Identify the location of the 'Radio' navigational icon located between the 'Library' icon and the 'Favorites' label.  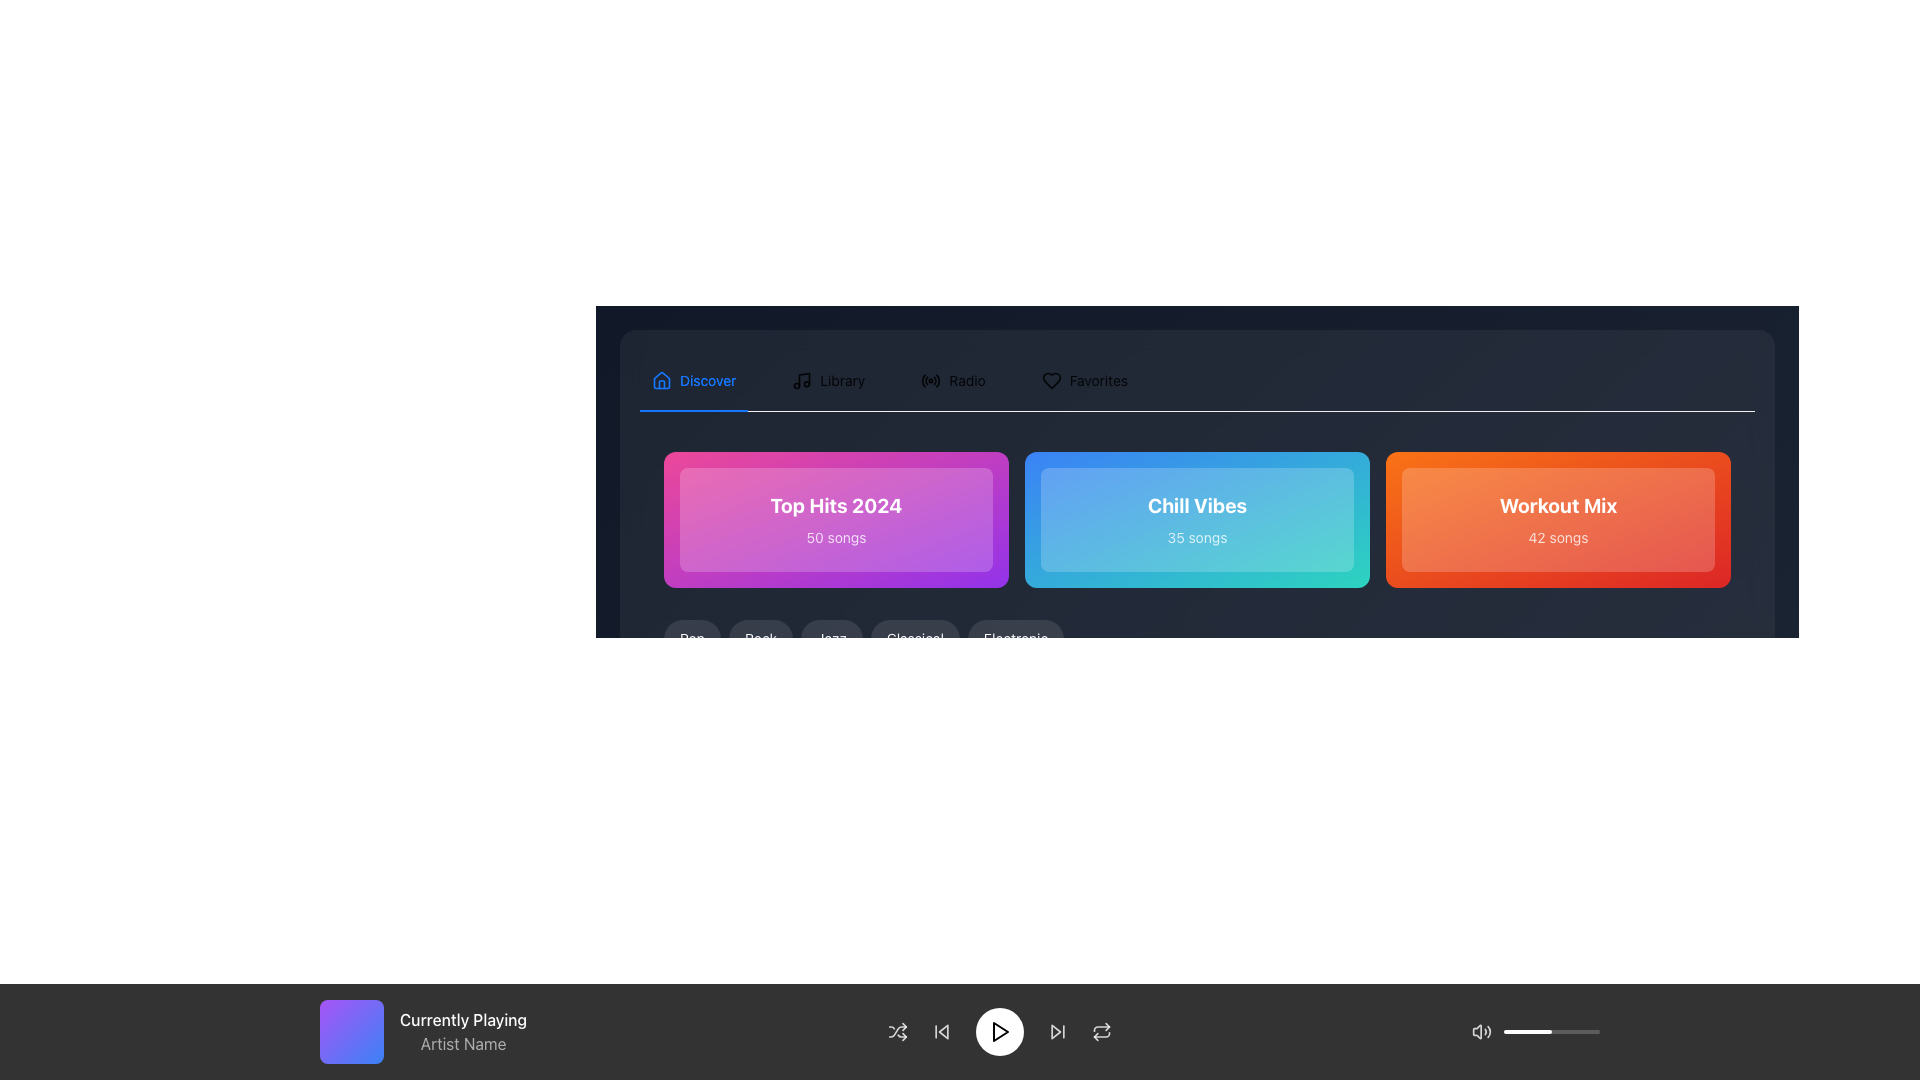
(930, 381).